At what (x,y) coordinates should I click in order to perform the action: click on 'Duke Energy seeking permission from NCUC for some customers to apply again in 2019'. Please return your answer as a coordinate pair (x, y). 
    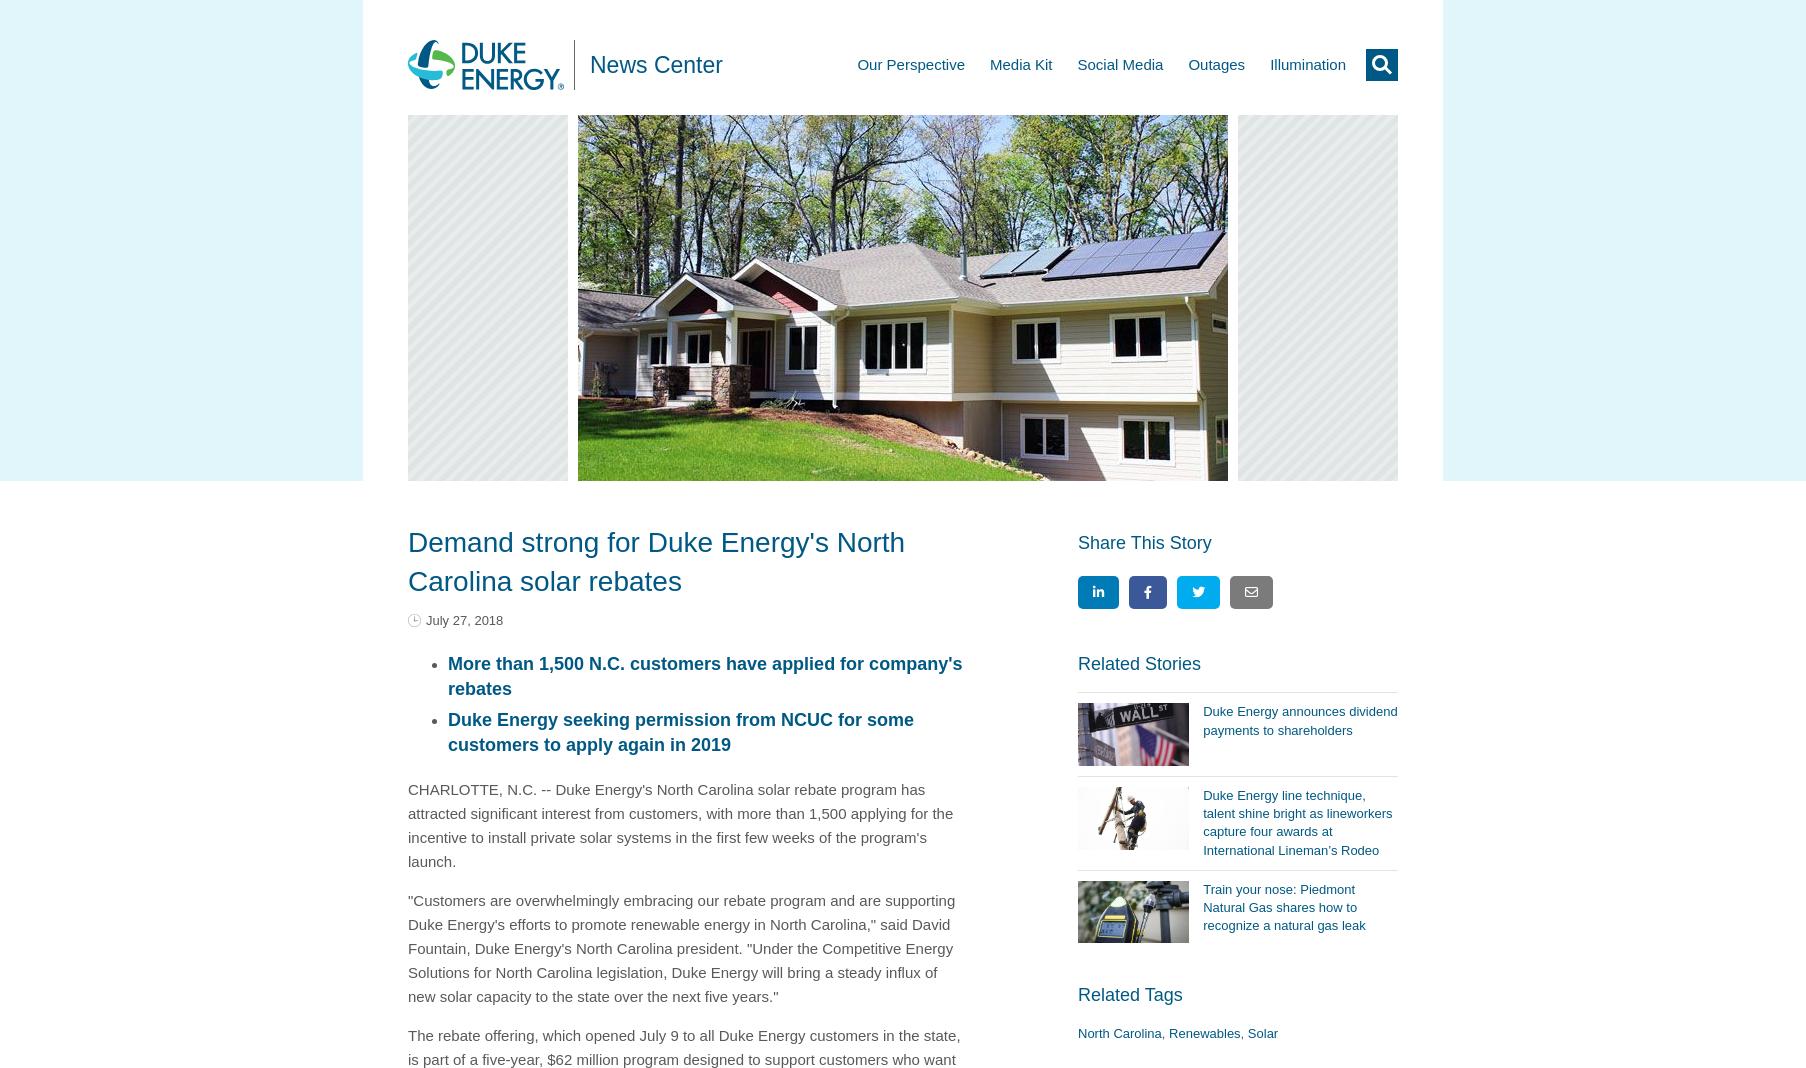
    Looking at the image, I should click on (447, 731).